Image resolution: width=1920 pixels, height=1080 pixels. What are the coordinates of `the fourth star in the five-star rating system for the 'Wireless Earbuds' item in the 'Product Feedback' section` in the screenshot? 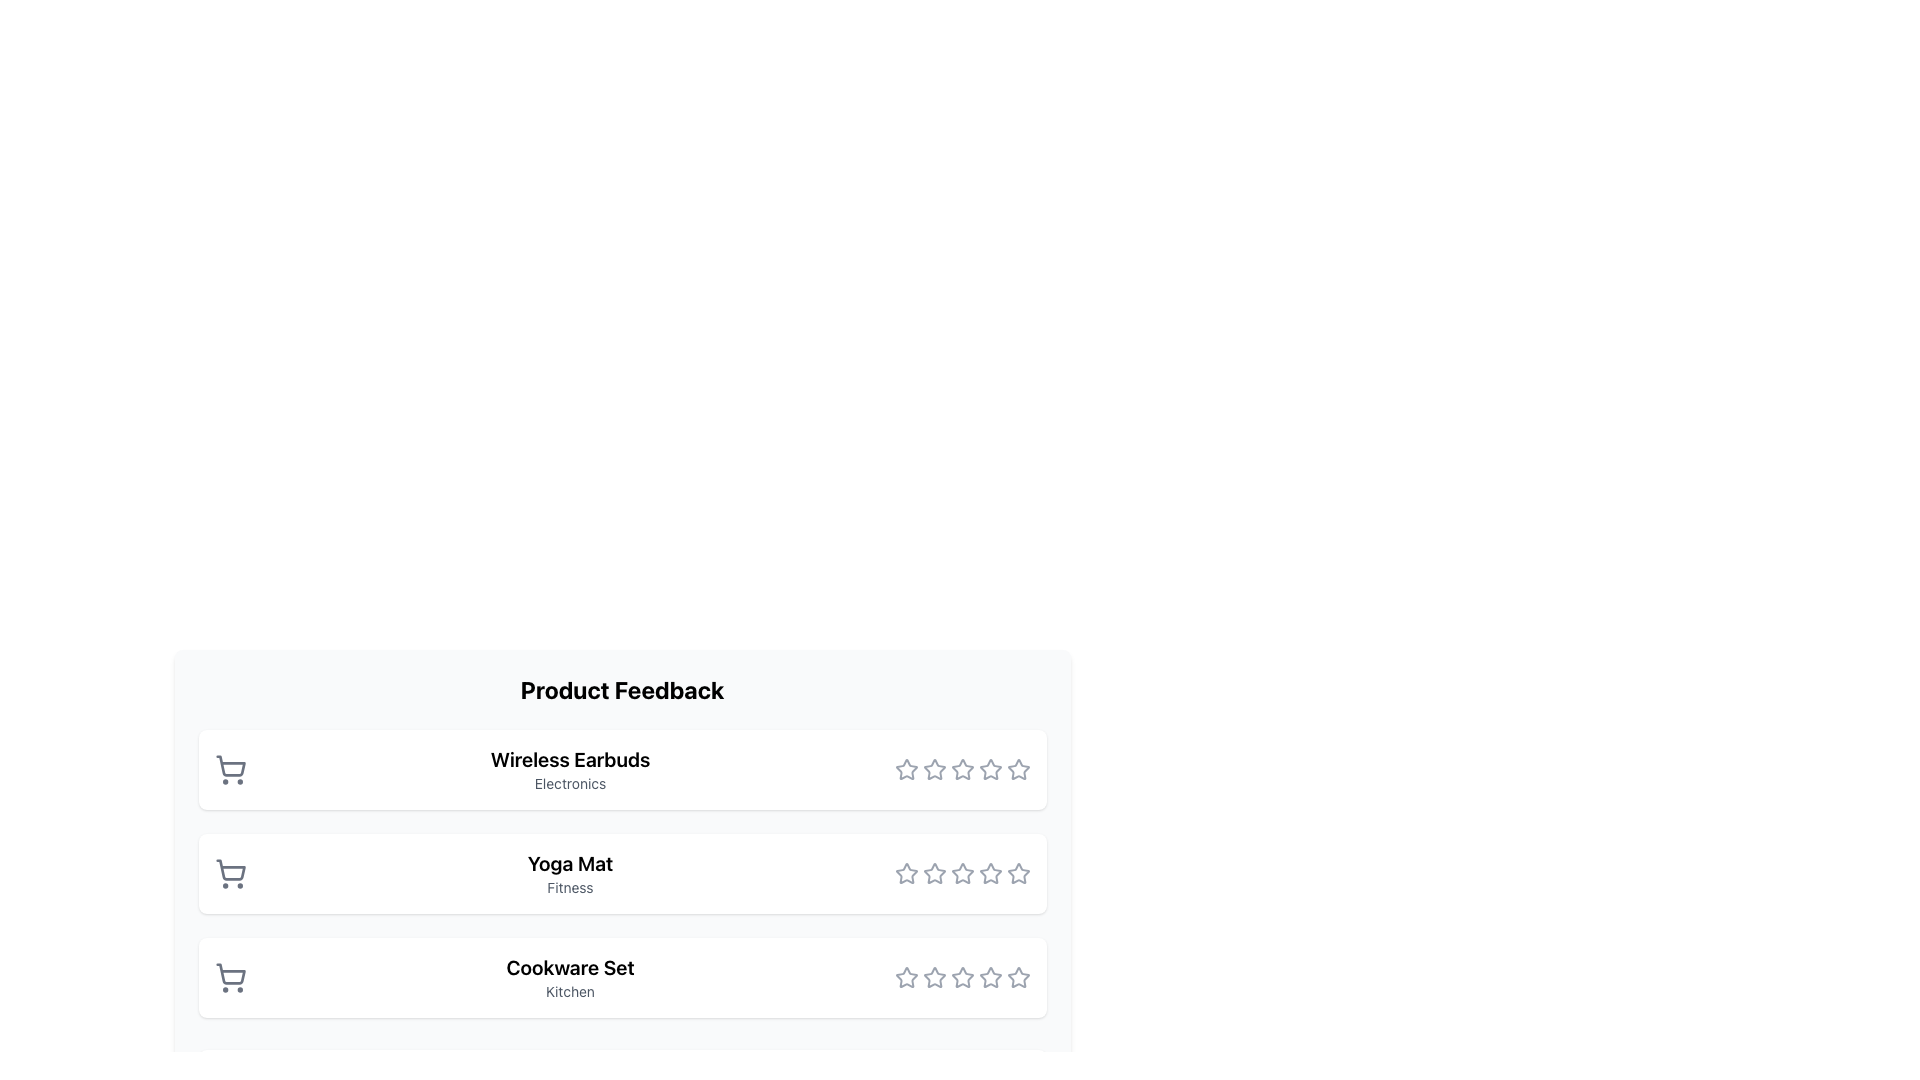 It's located at (962, 769).